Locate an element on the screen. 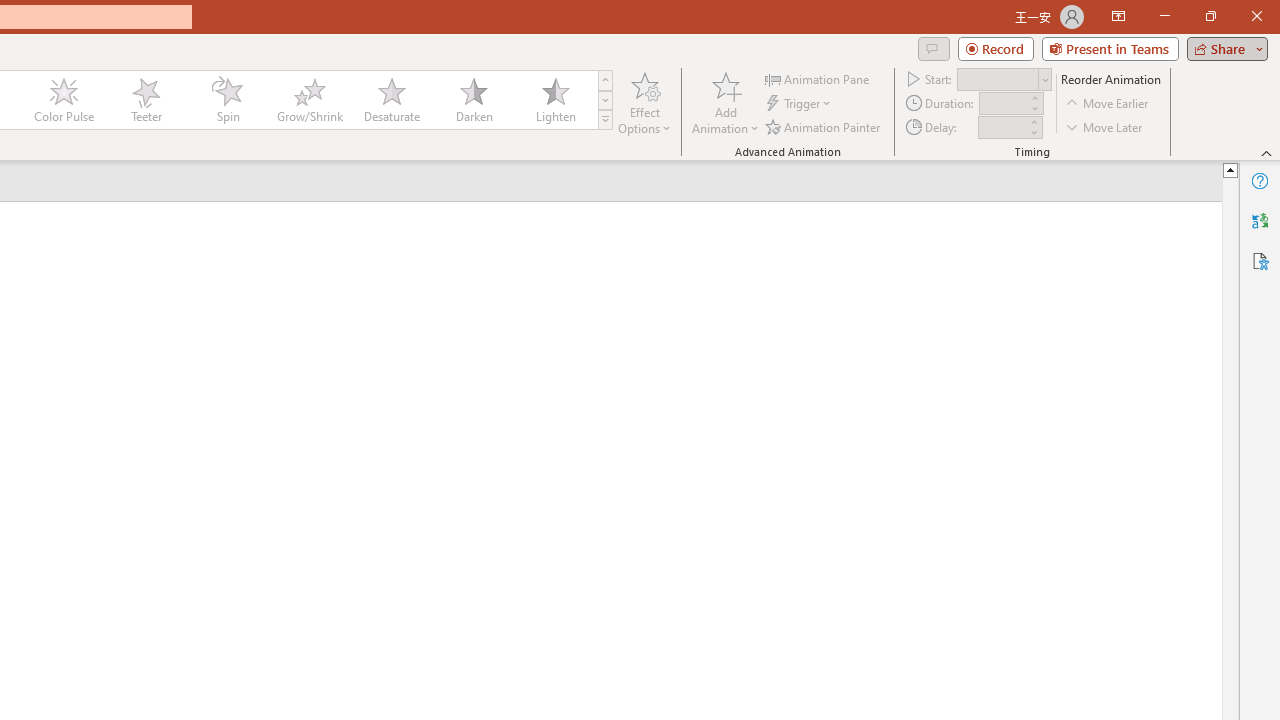 Image resolution: width=1280 pixels, height=720 pixels. 'Animation Pane' is located at coordinates (818, 78).